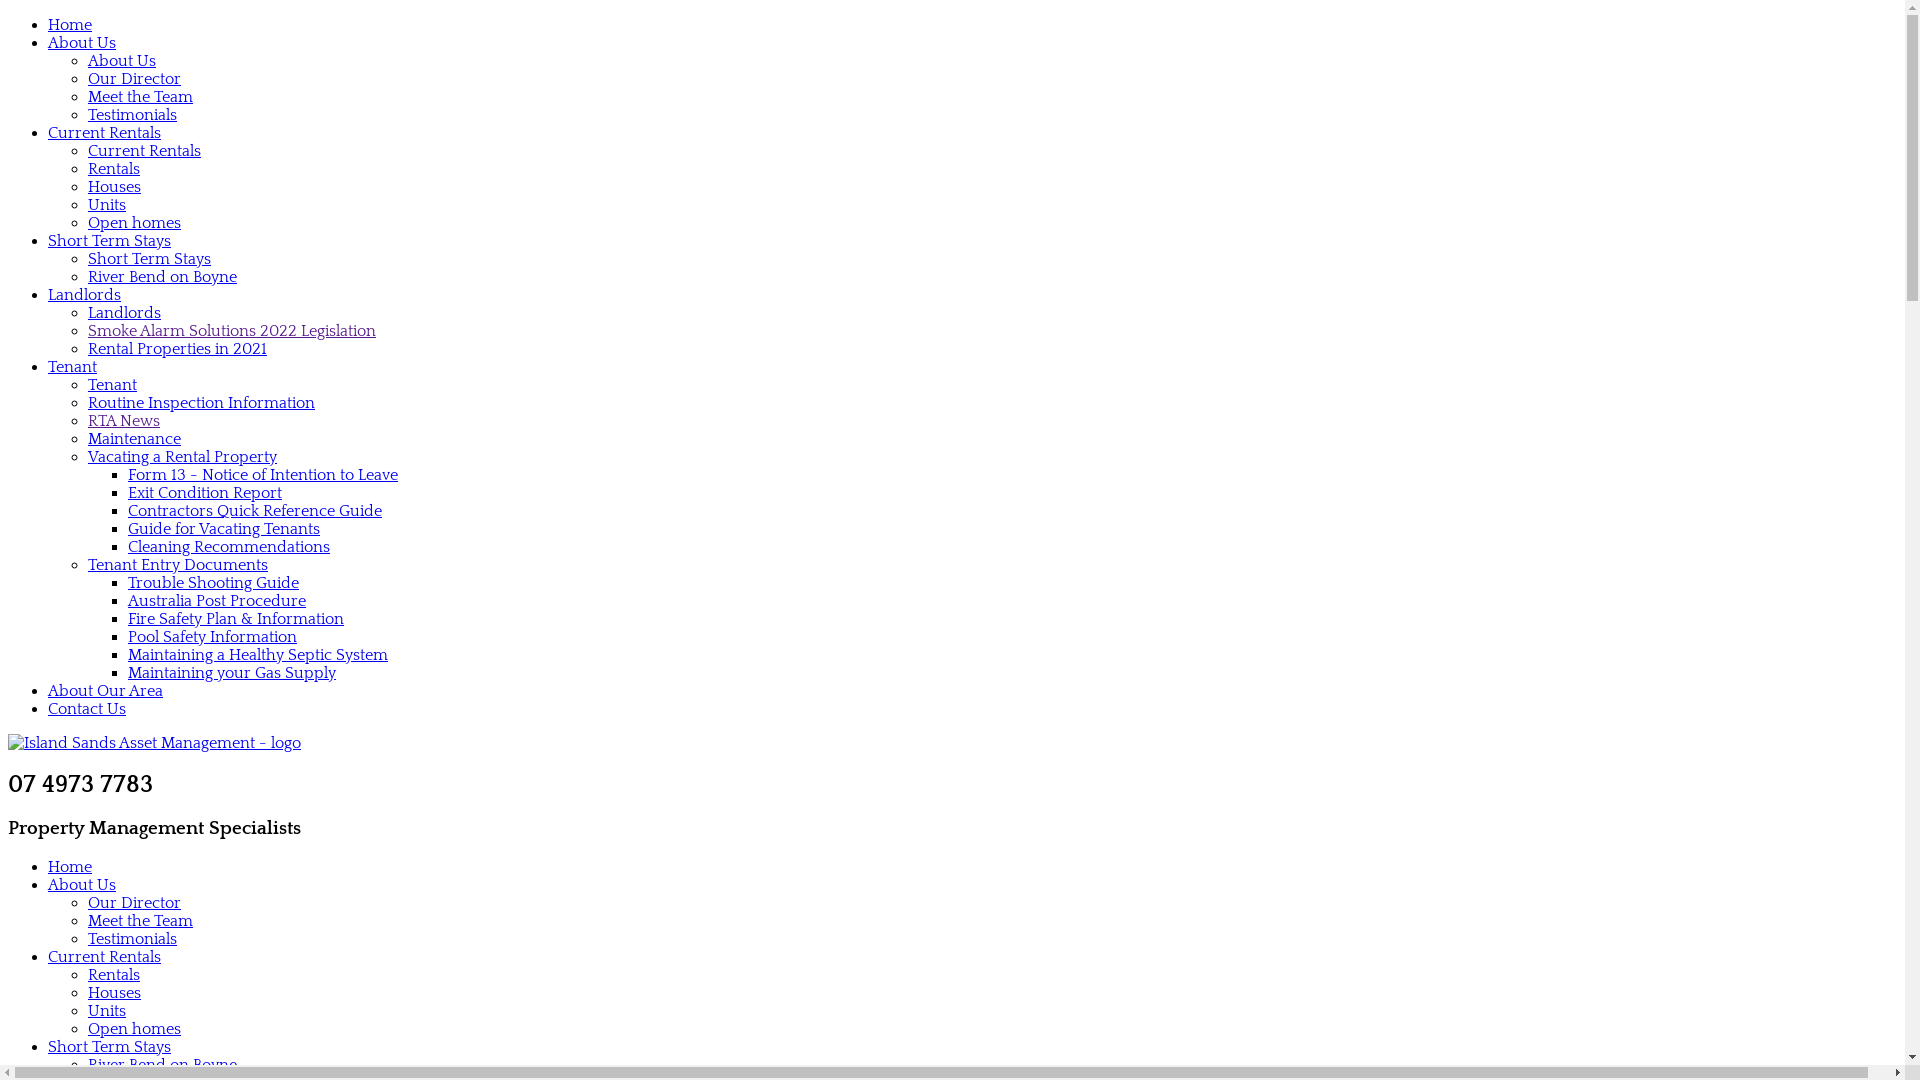 This screenshot has height=1080, width=1920. What do you see at coordinates (139, 921) in the screenshot?
I see `'Meet the Team'` at bounding box center [139, 921].